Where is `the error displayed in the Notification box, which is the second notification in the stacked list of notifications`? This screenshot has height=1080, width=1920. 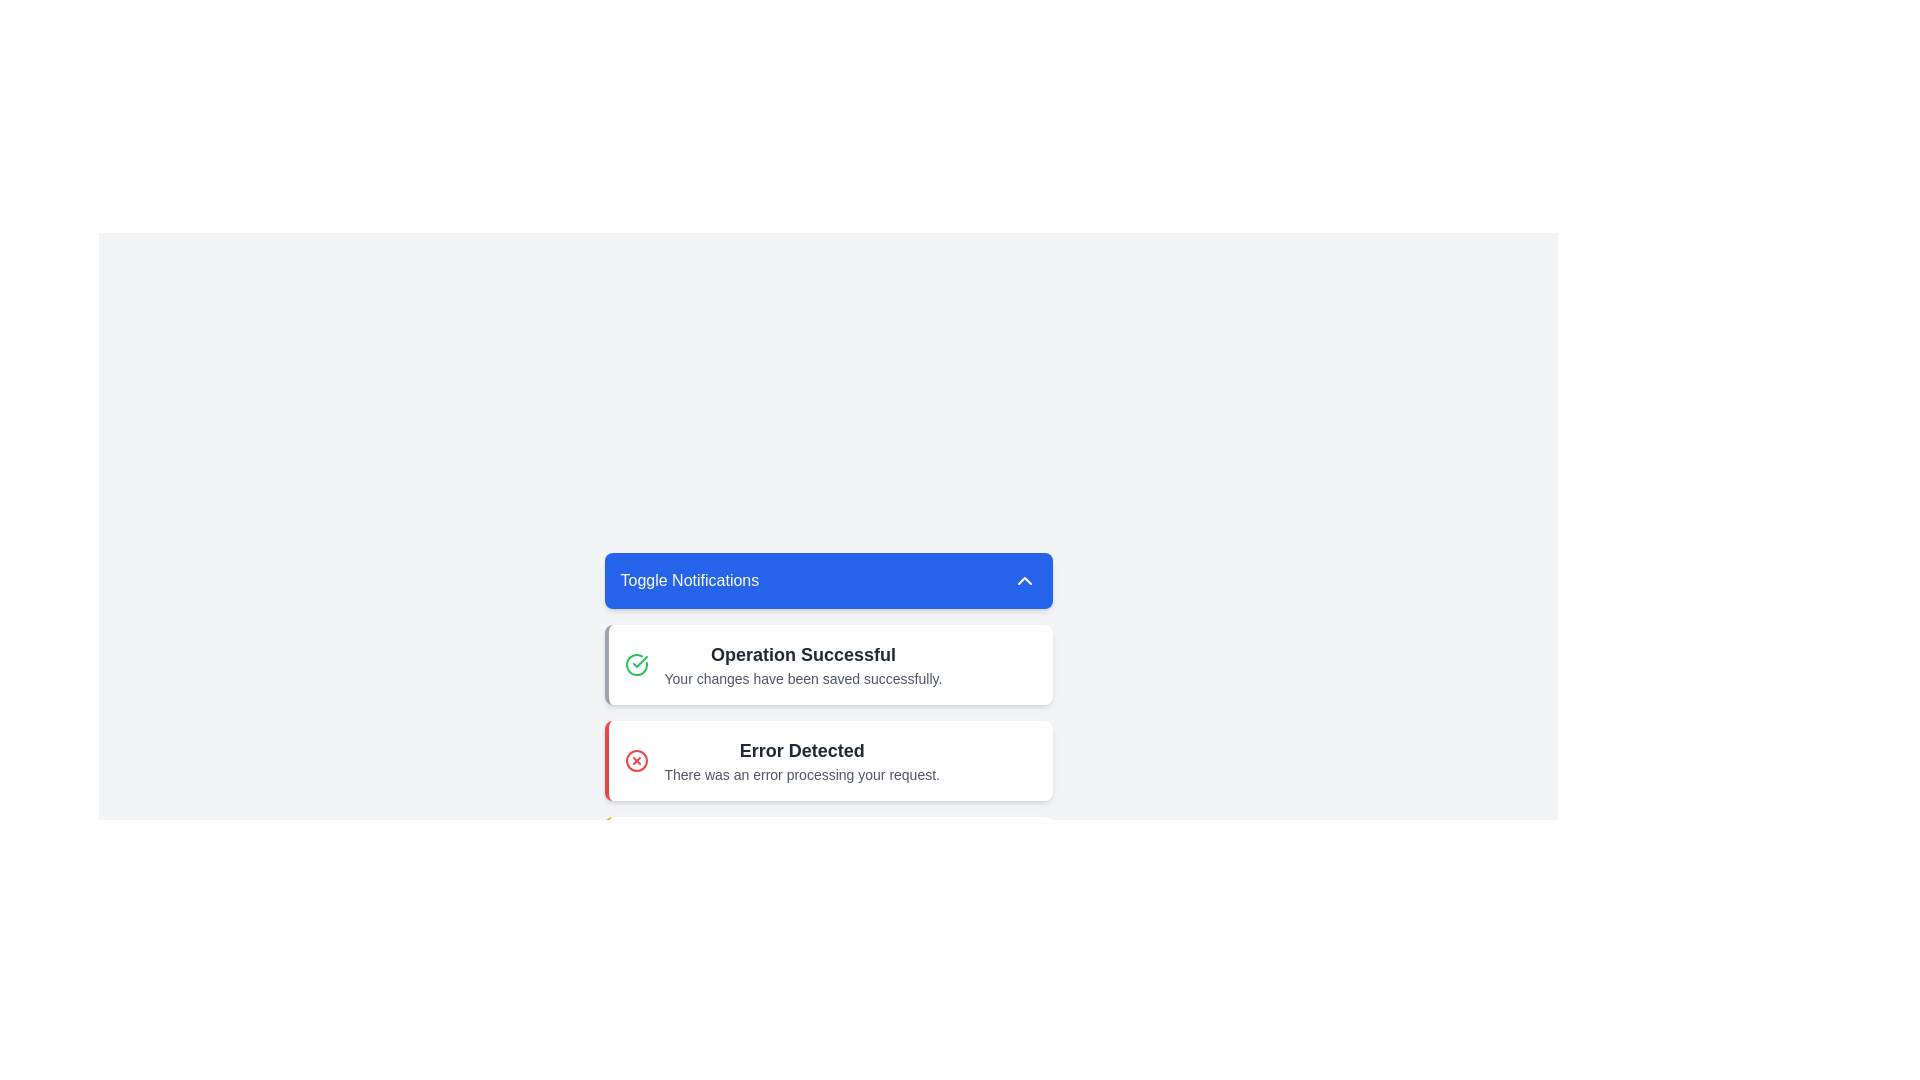 the error displayed in the Notification box, which is the second notification in the stacked list of notifications is located at coordinates (828, 760).